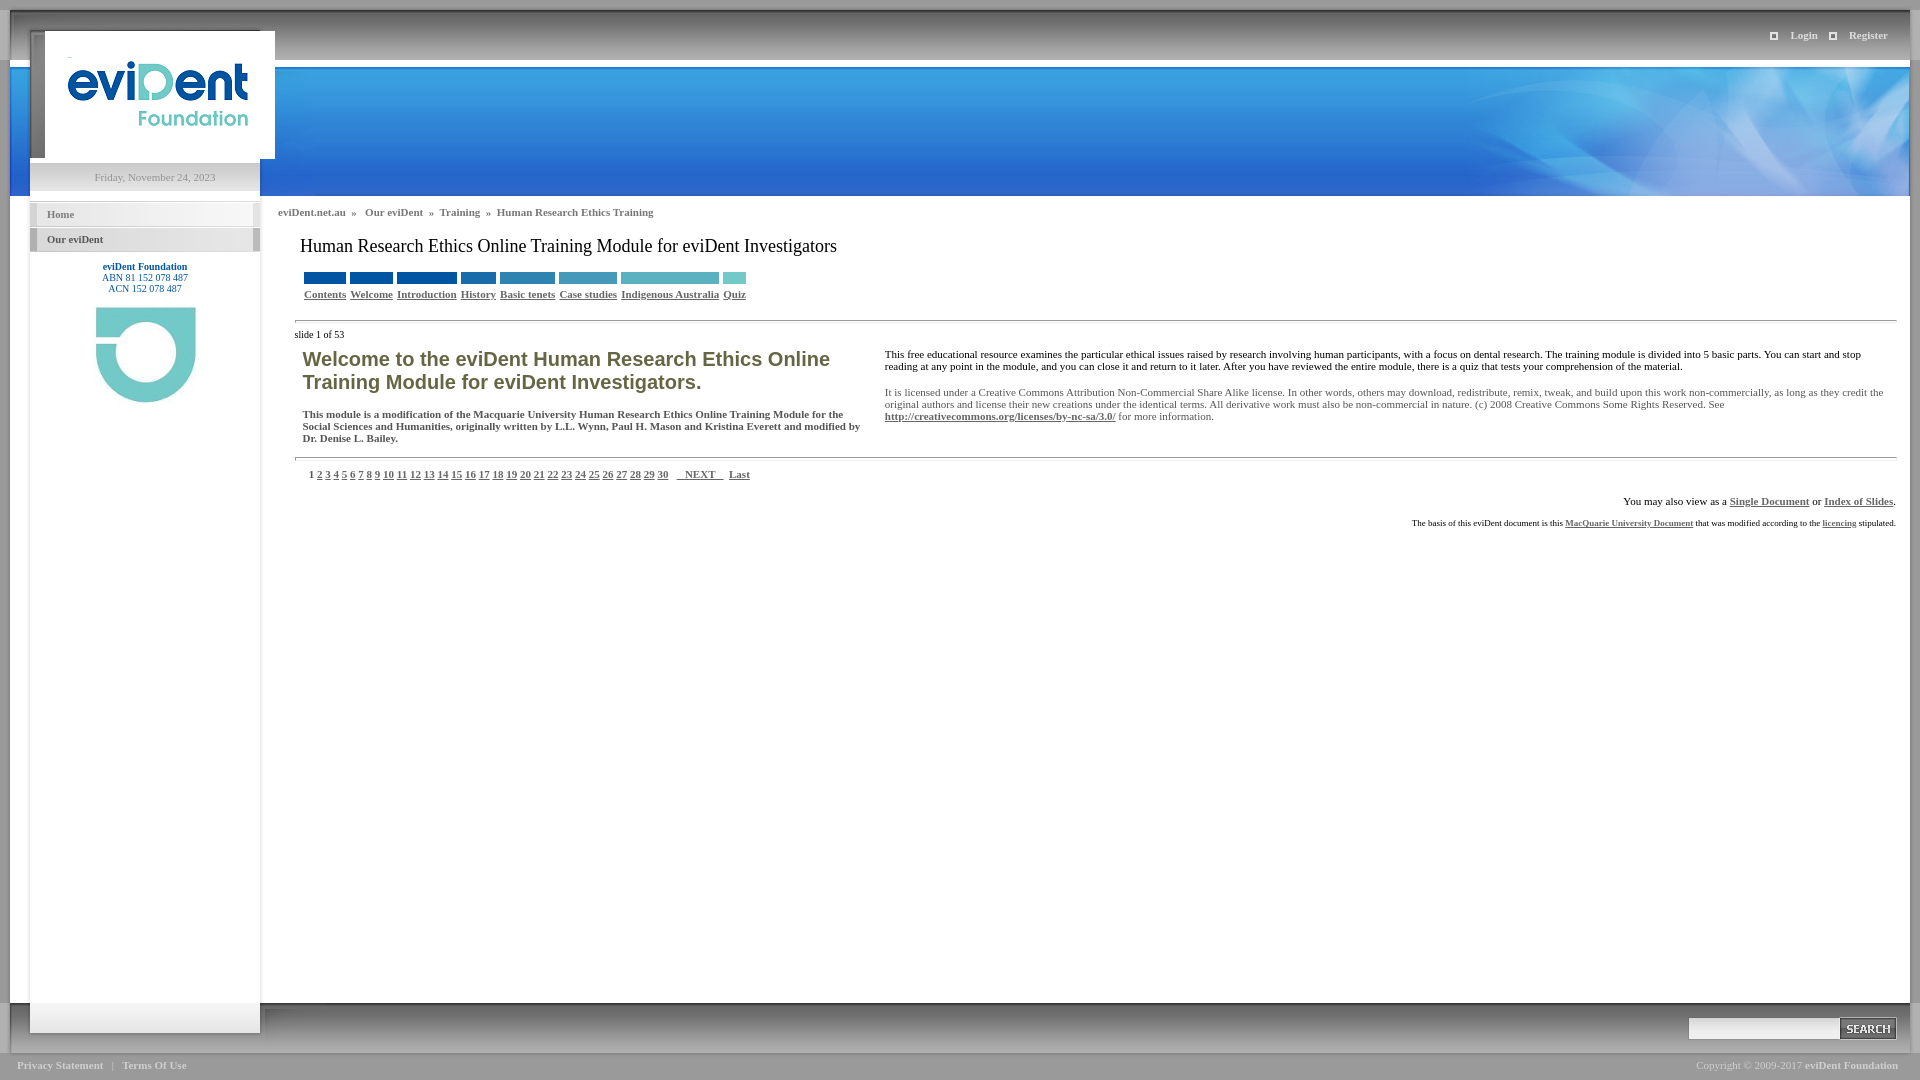 This screenshot has width=1920, height=1080. I want to click on '4', so click(336, 474).